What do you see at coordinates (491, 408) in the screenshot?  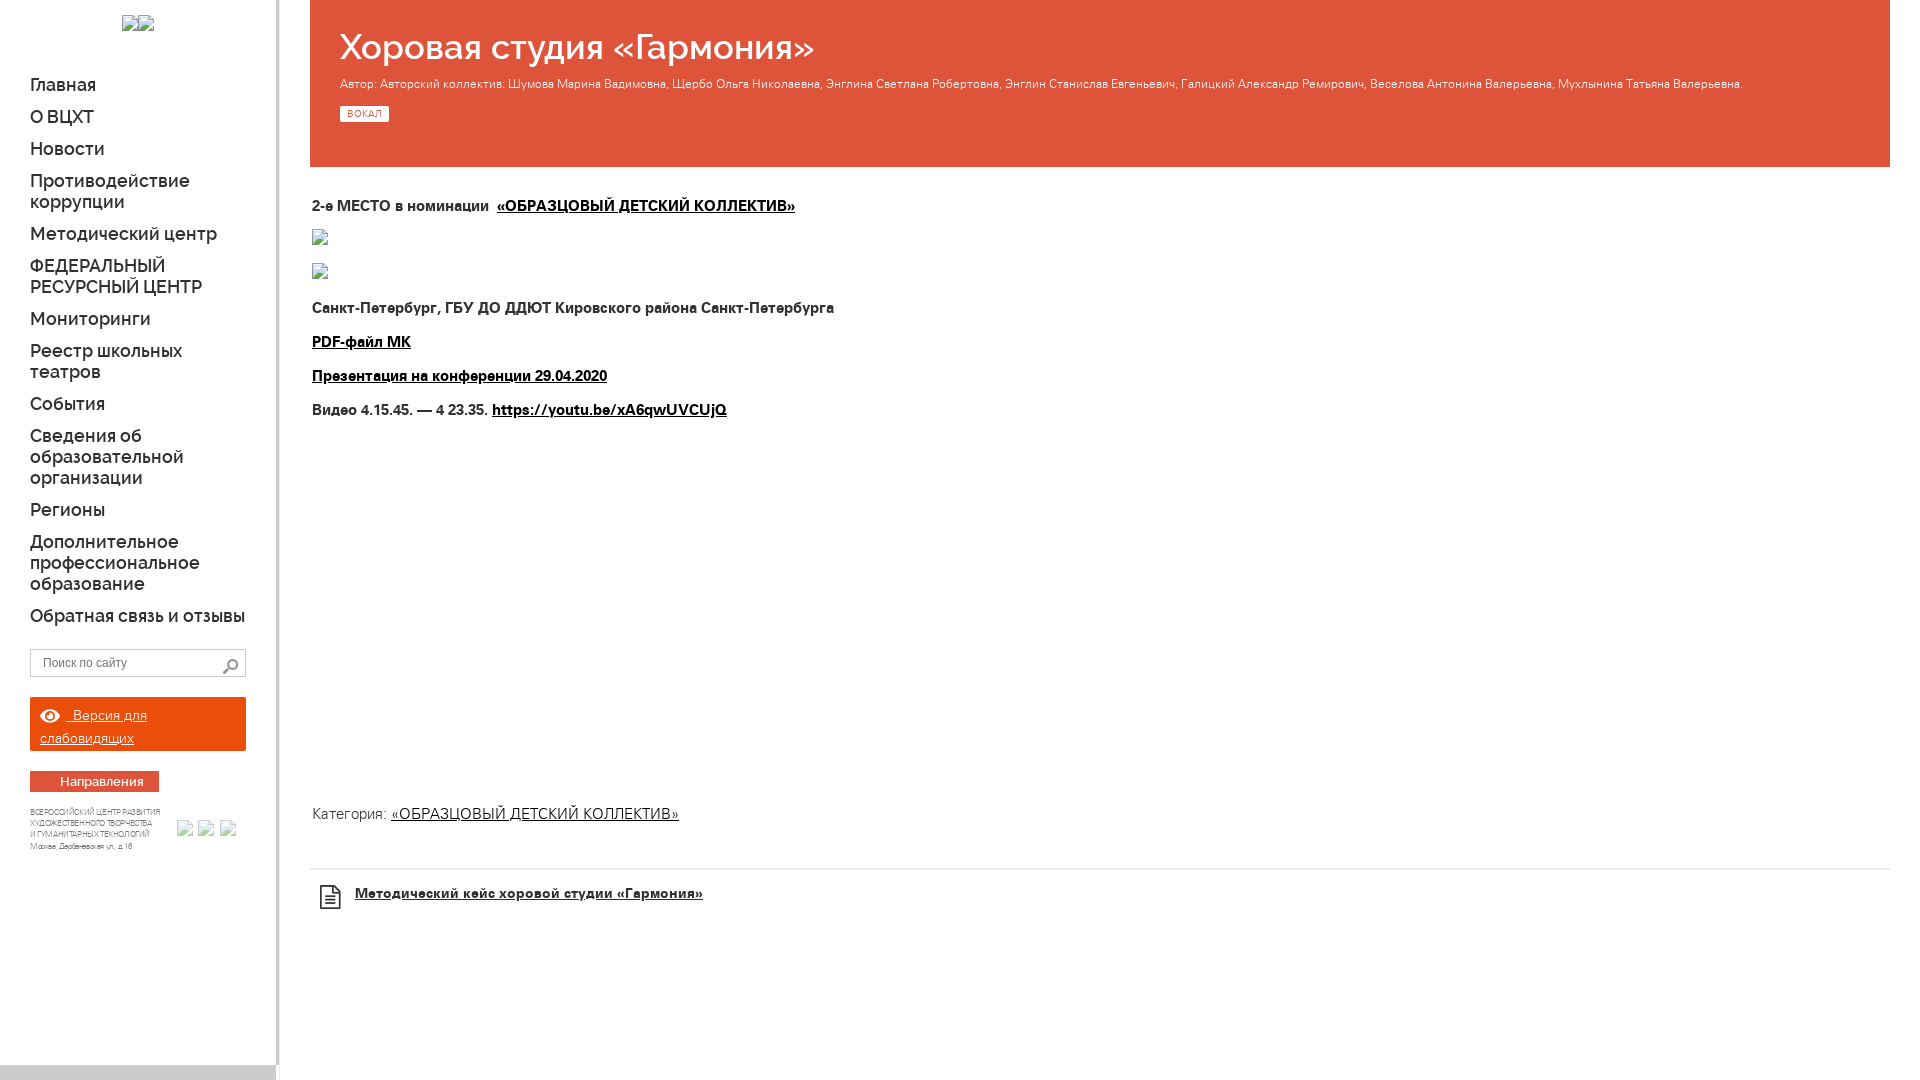 I see `'https://youtu.be/xA6qwUVCUjQ'` at bounding box center [491, 408].